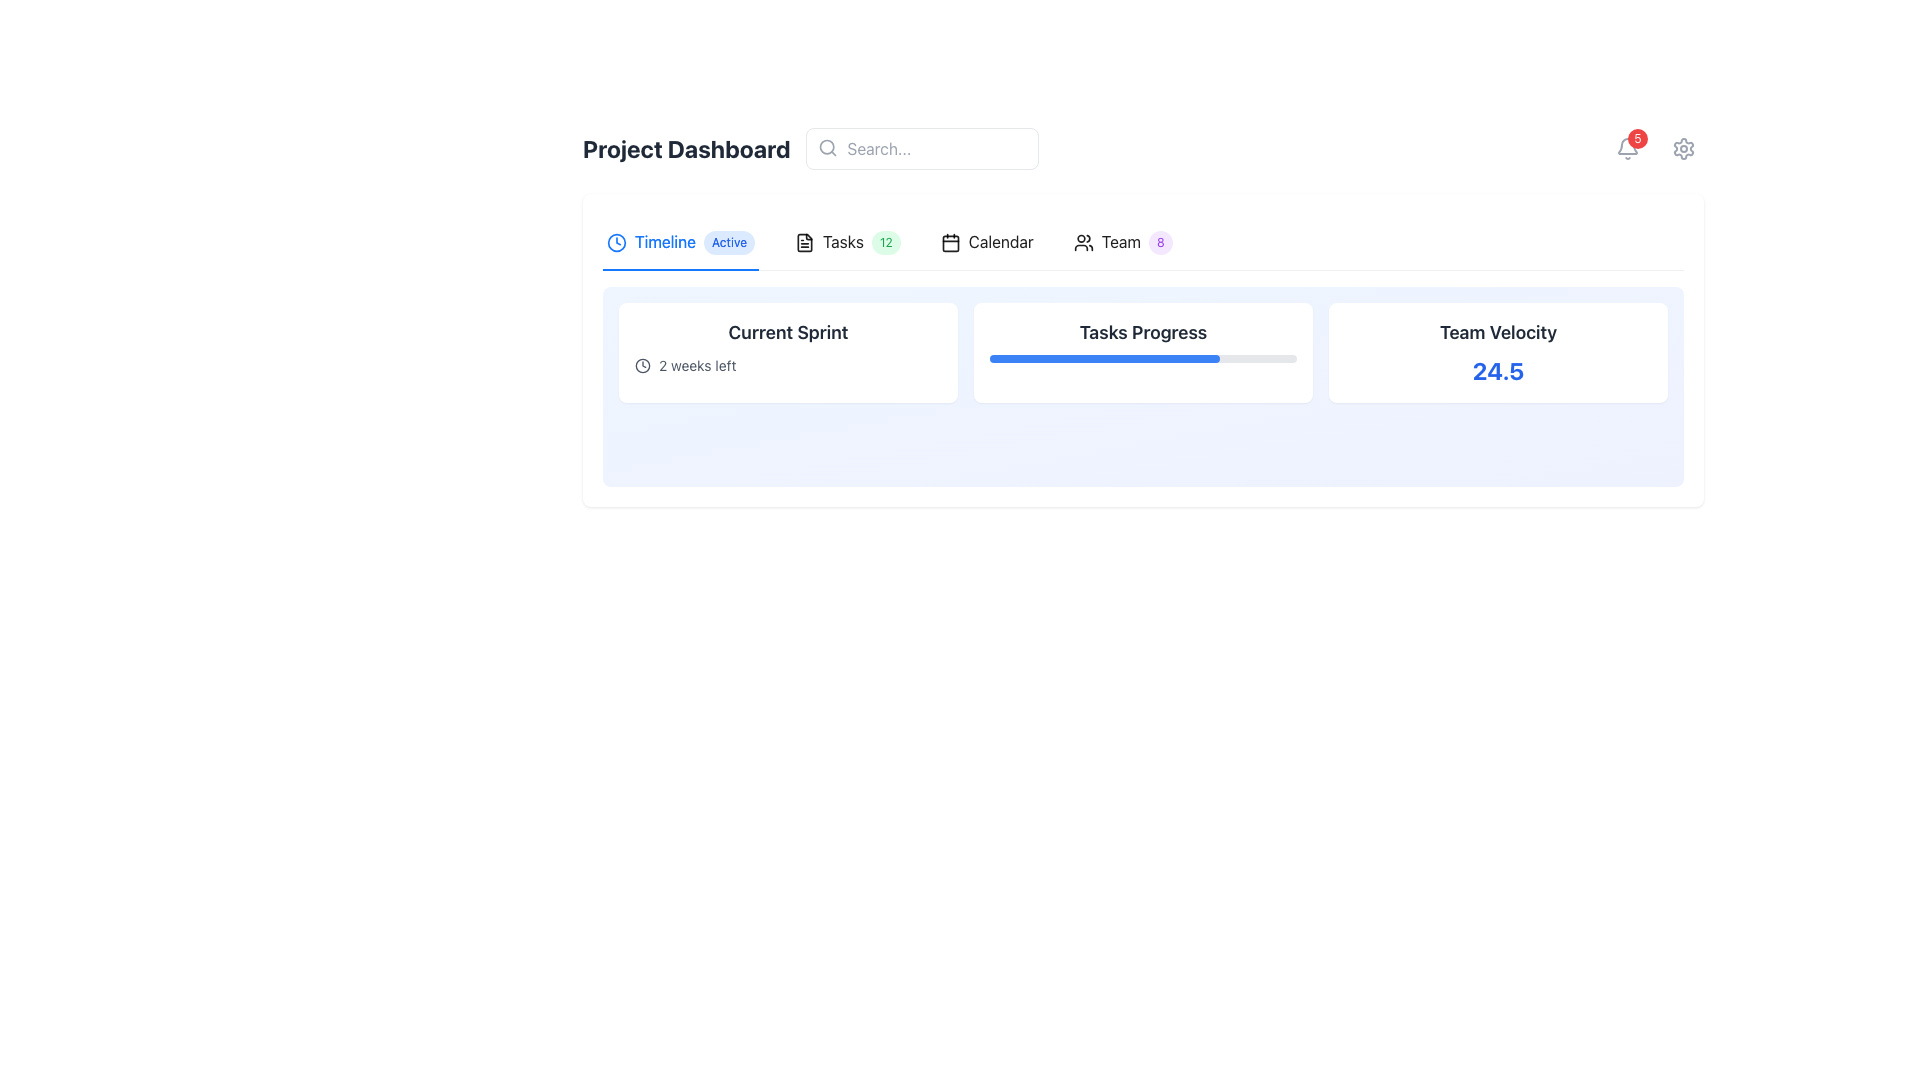  What do you see at coordinates (665, 241) in the screenshot?
I see `the 'Timeline' text label, which is styled with a blue font color and located in the navigation bar at the top of the content, positioned between a clock icon and an 'Active' badge` at bounding box center [665, 241].